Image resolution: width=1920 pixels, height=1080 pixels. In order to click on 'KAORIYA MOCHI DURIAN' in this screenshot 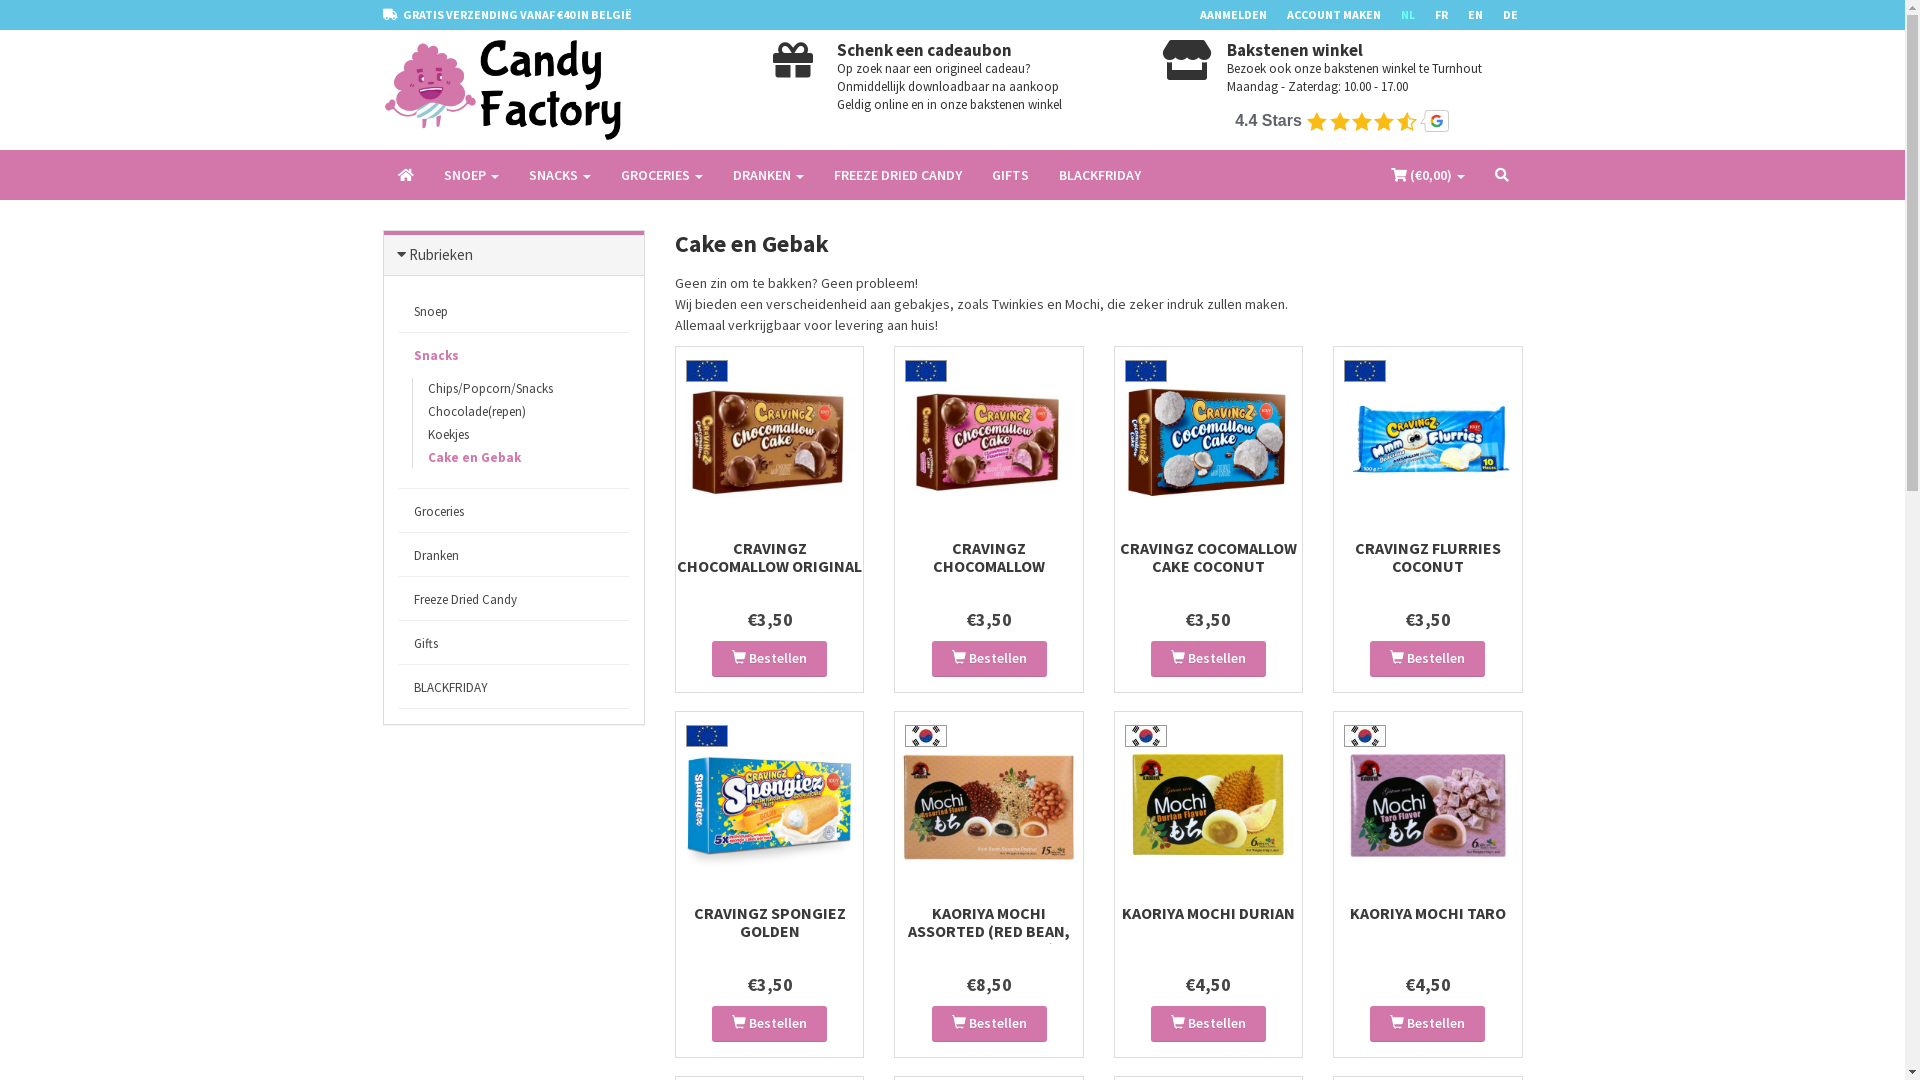, I will do `click(1122, 913)`.